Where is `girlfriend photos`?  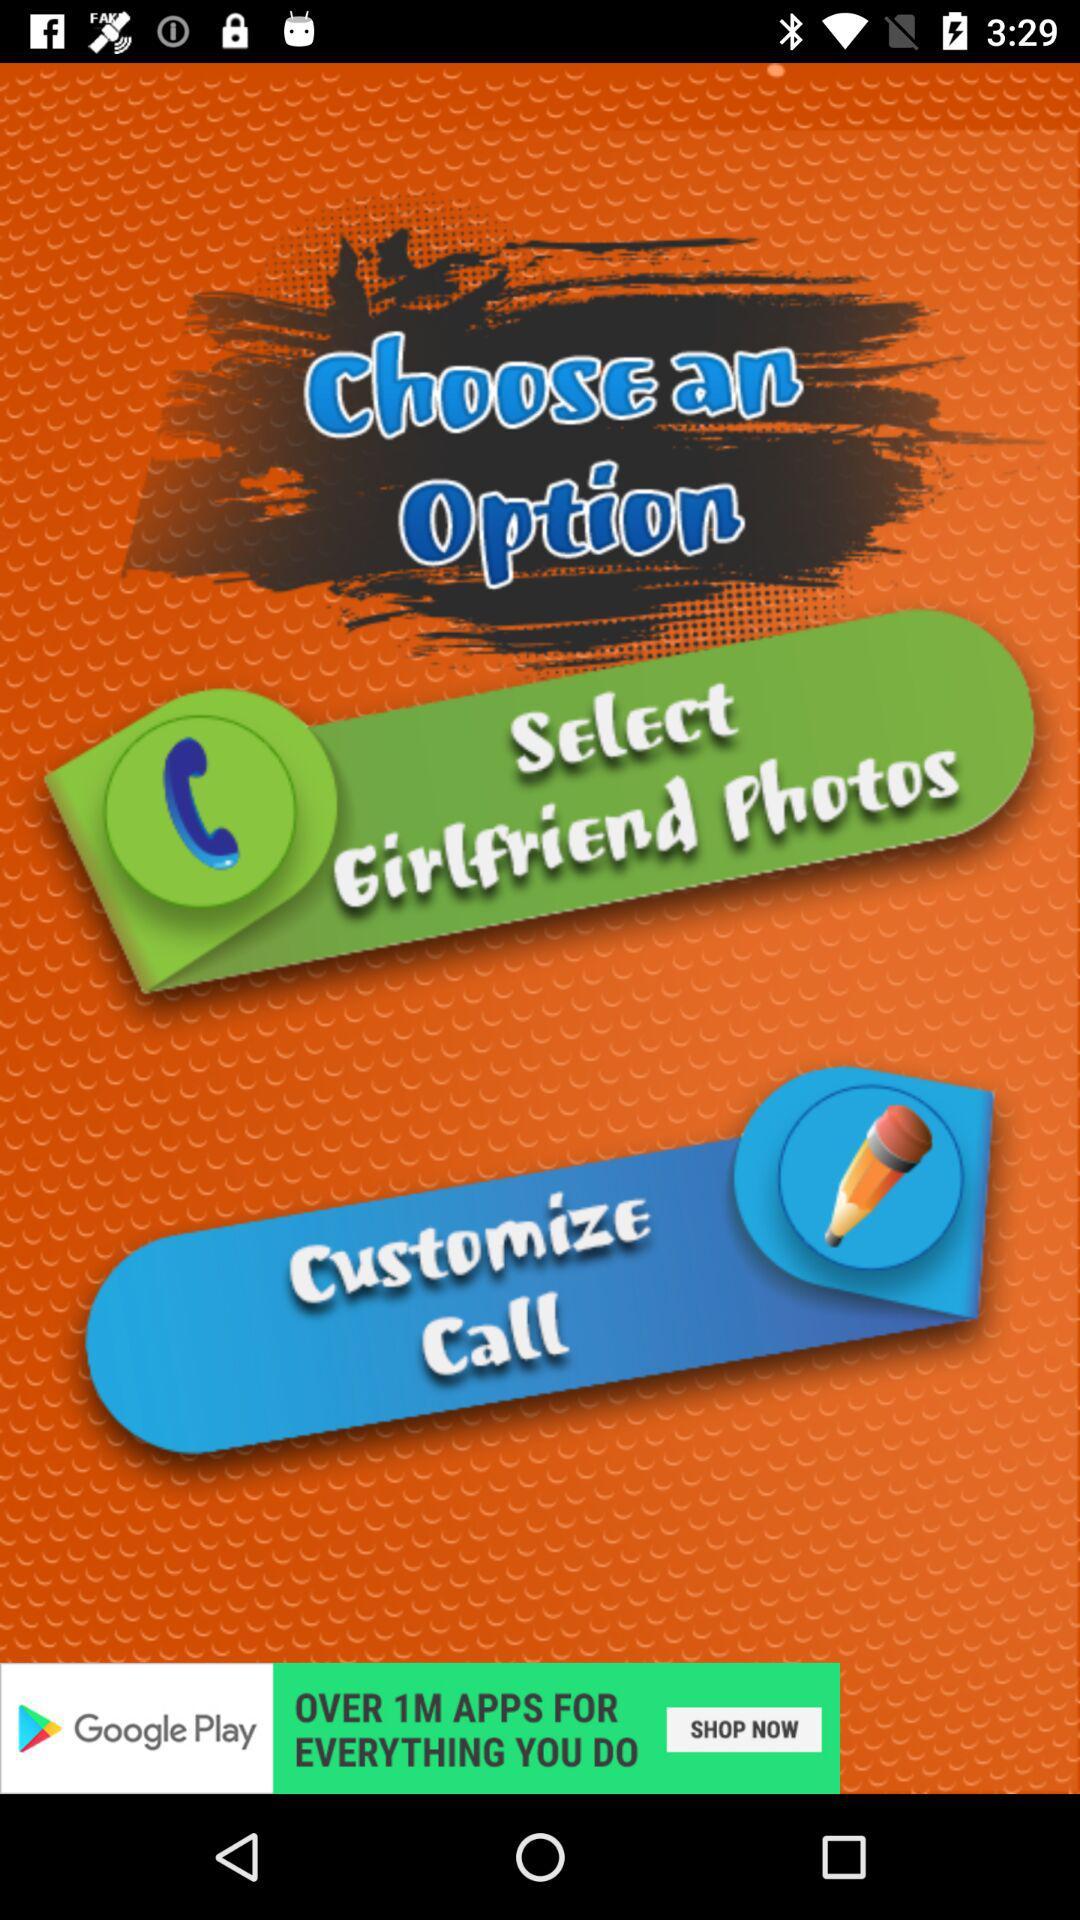 girlfriend photos is located at coordinates (540, 820).